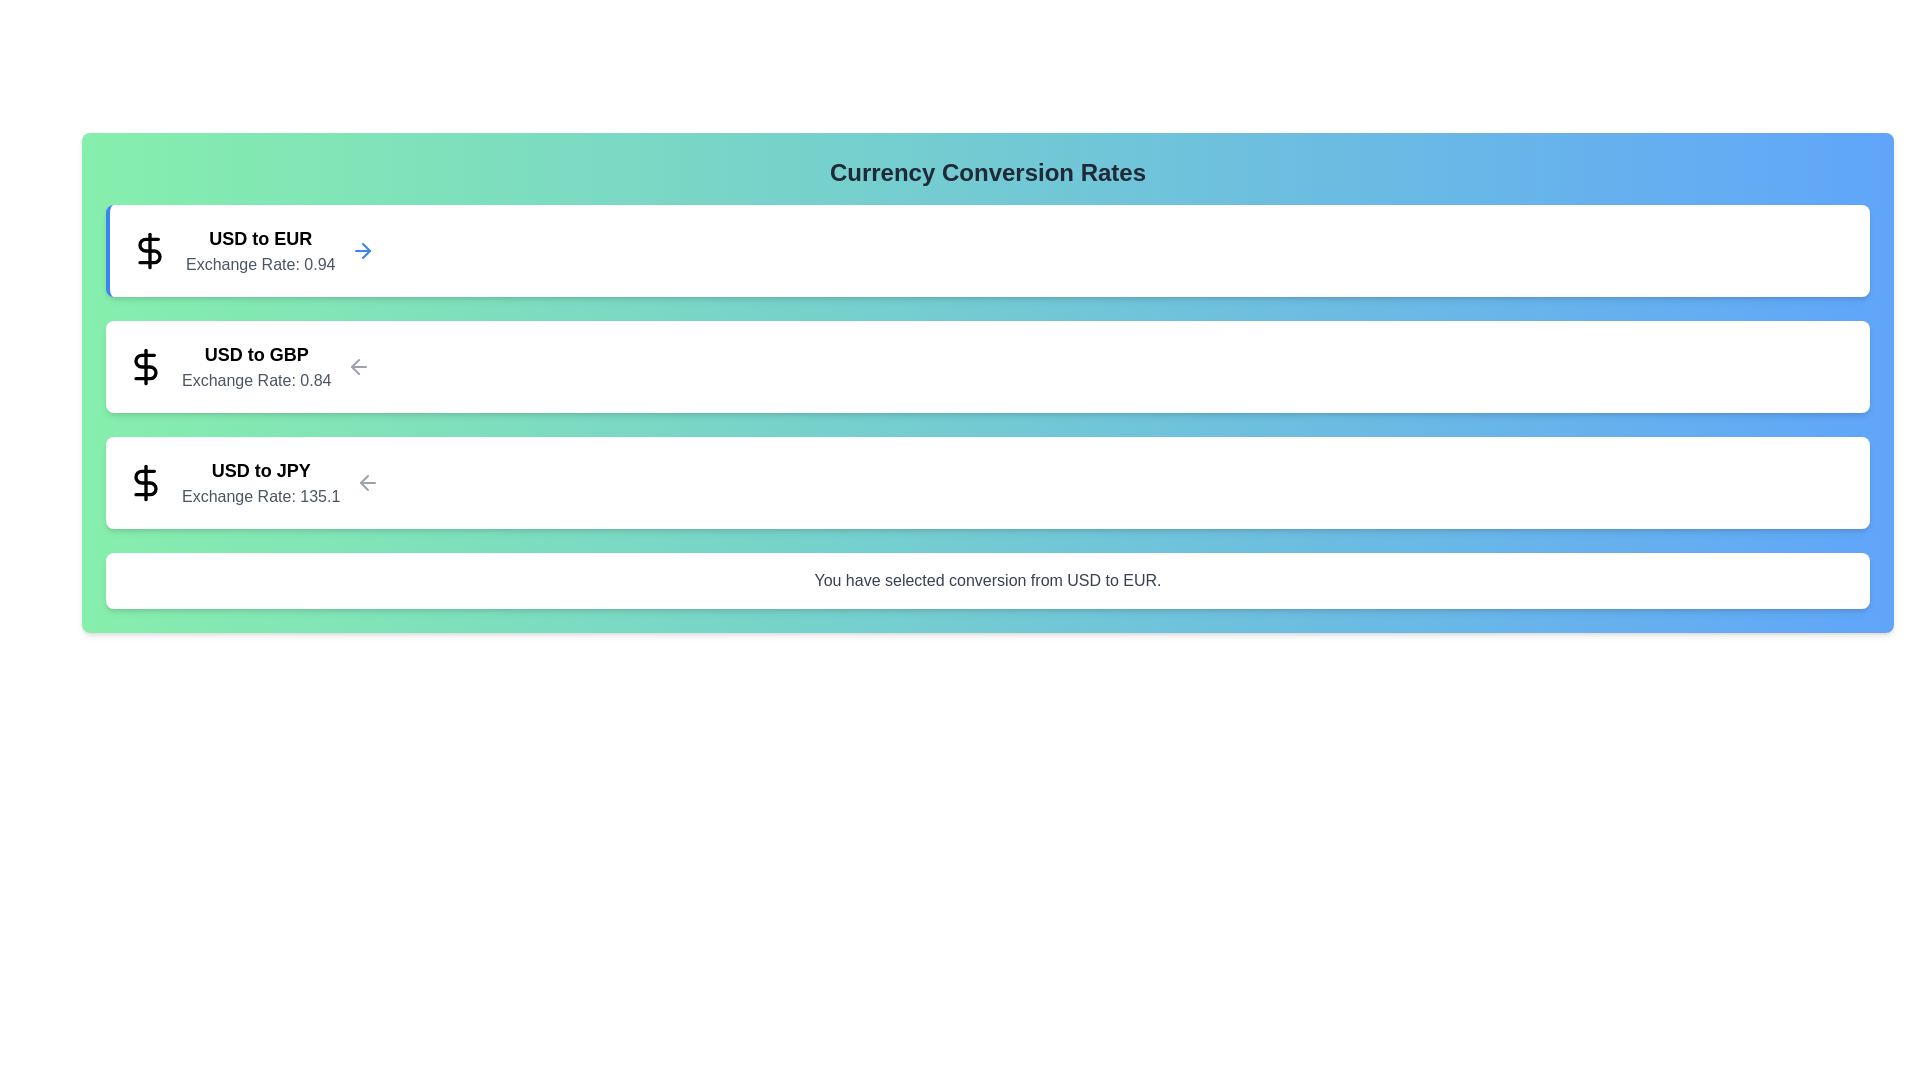 The width and height of the screenshot is (1920, 1080). Describe the element at coordinates (359, 366) in the screenshot. I see `the back navigation icon located in the second currency conversion panel labeled 'USD to GBP'` at that location.